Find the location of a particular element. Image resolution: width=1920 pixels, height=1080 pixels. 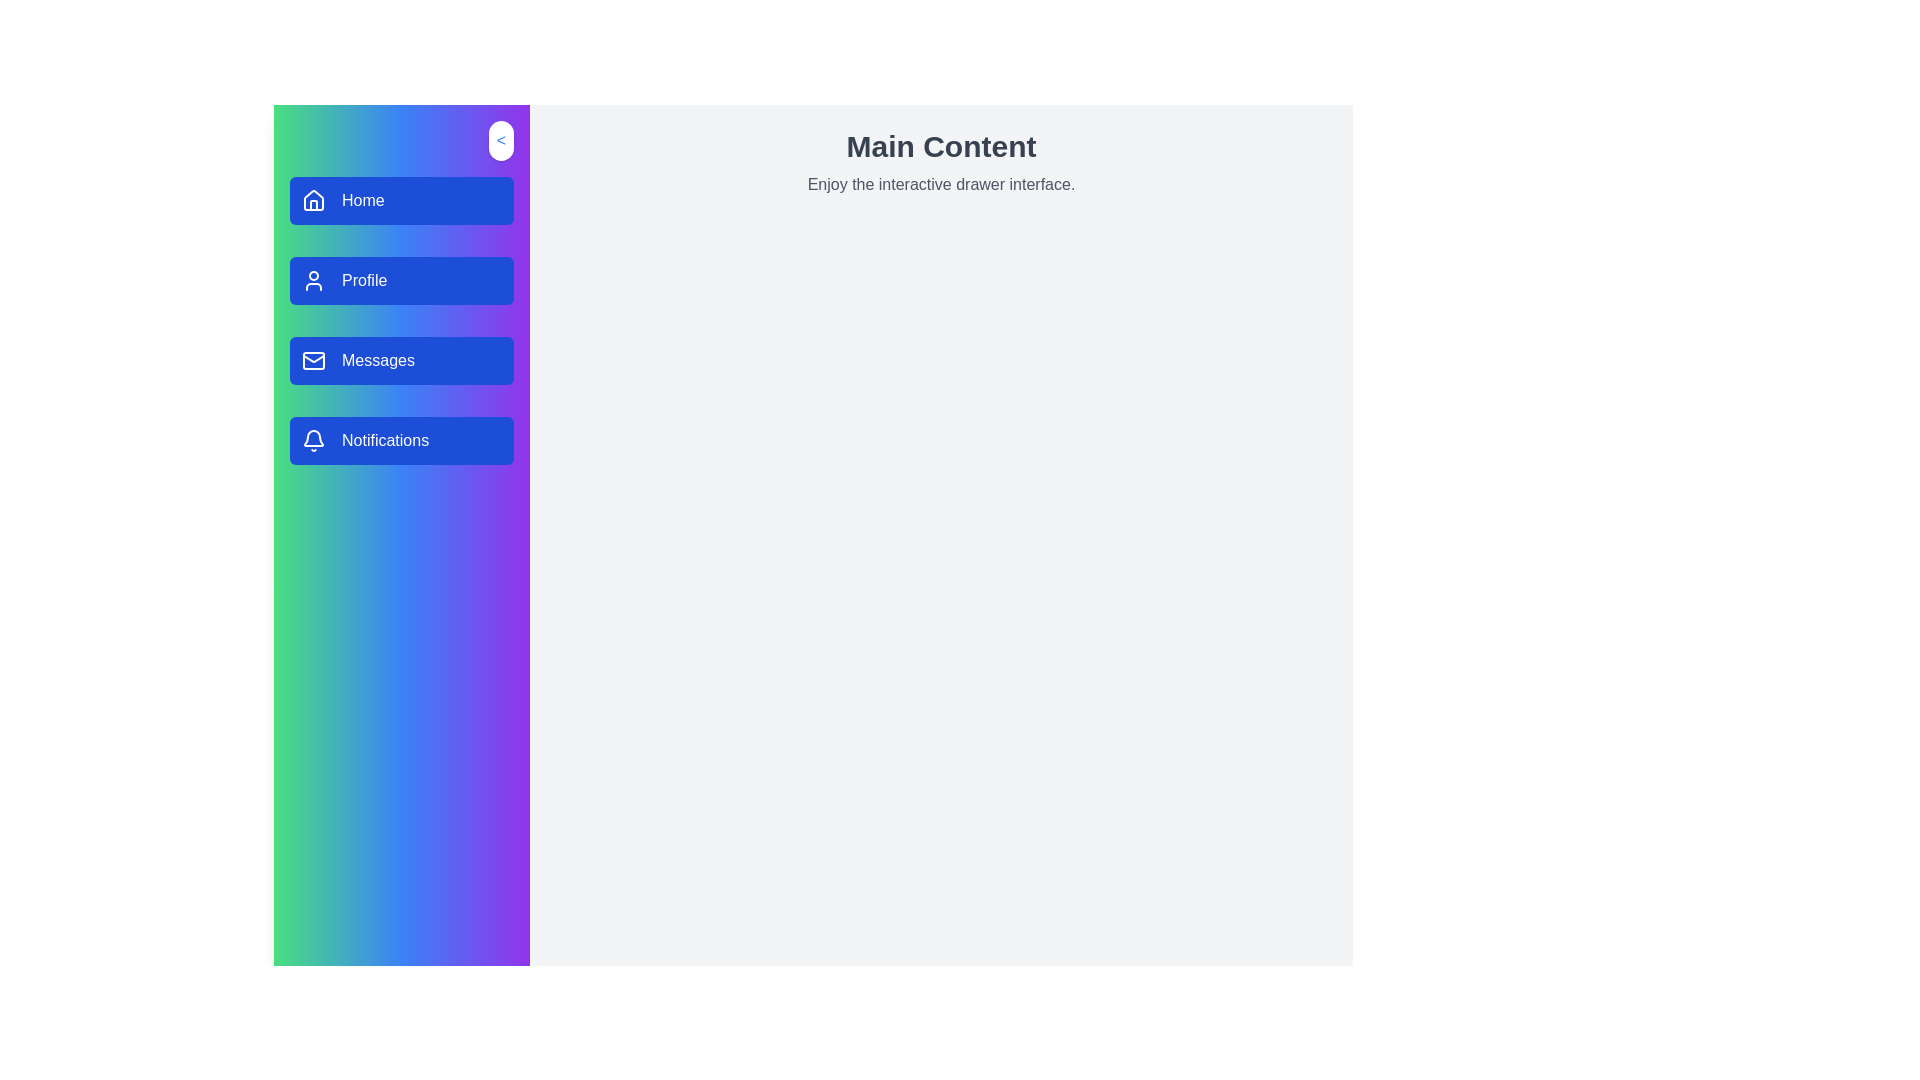

the 'Messages' text label within the third button of the vertical navigation menu on the left sidebar, which is styled in white color against a blue background is located at coordinates (378, 361).